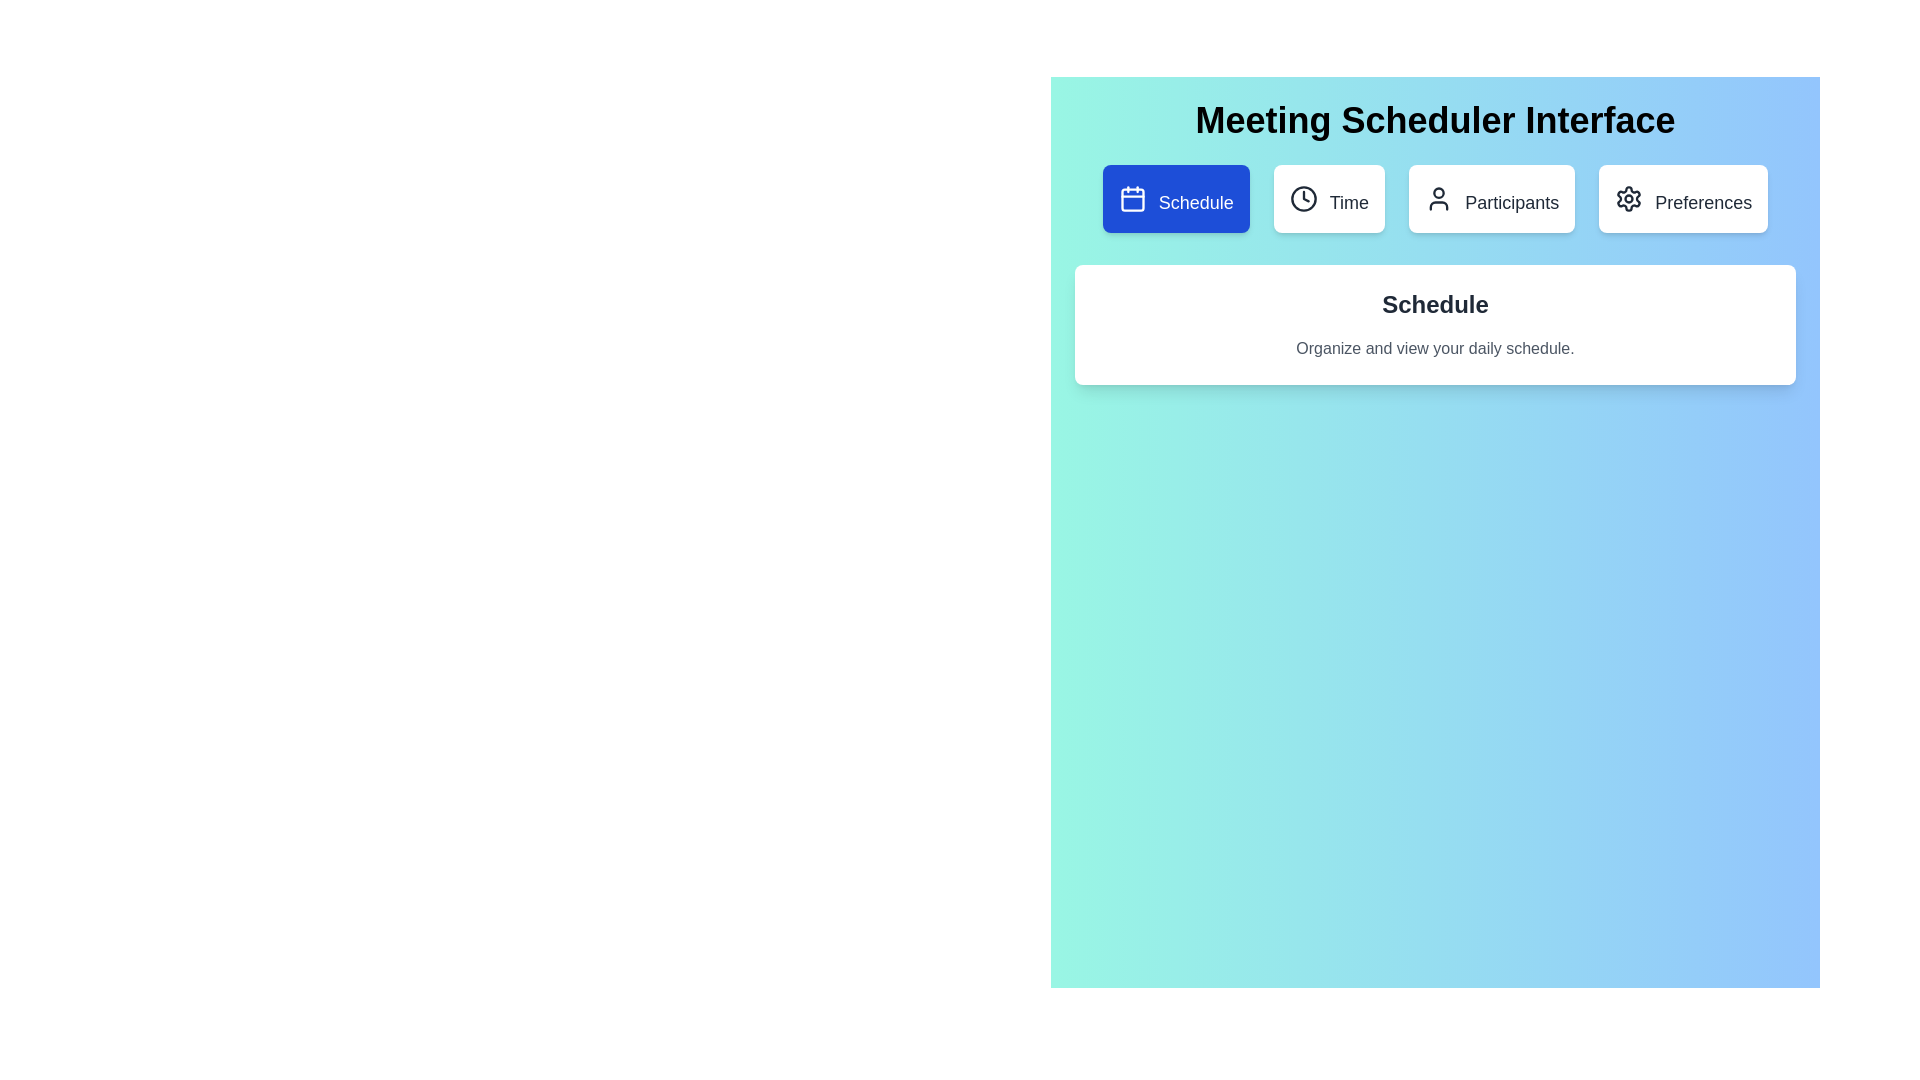 The height and width of the screenshot is (1080, 1920). I want to click on the 'Participants' icon, which is located inside the 'Participants' button, the third button in a horizontal row of four buttons, aligned to the left adjacent to the text label, so click(1438, 199).